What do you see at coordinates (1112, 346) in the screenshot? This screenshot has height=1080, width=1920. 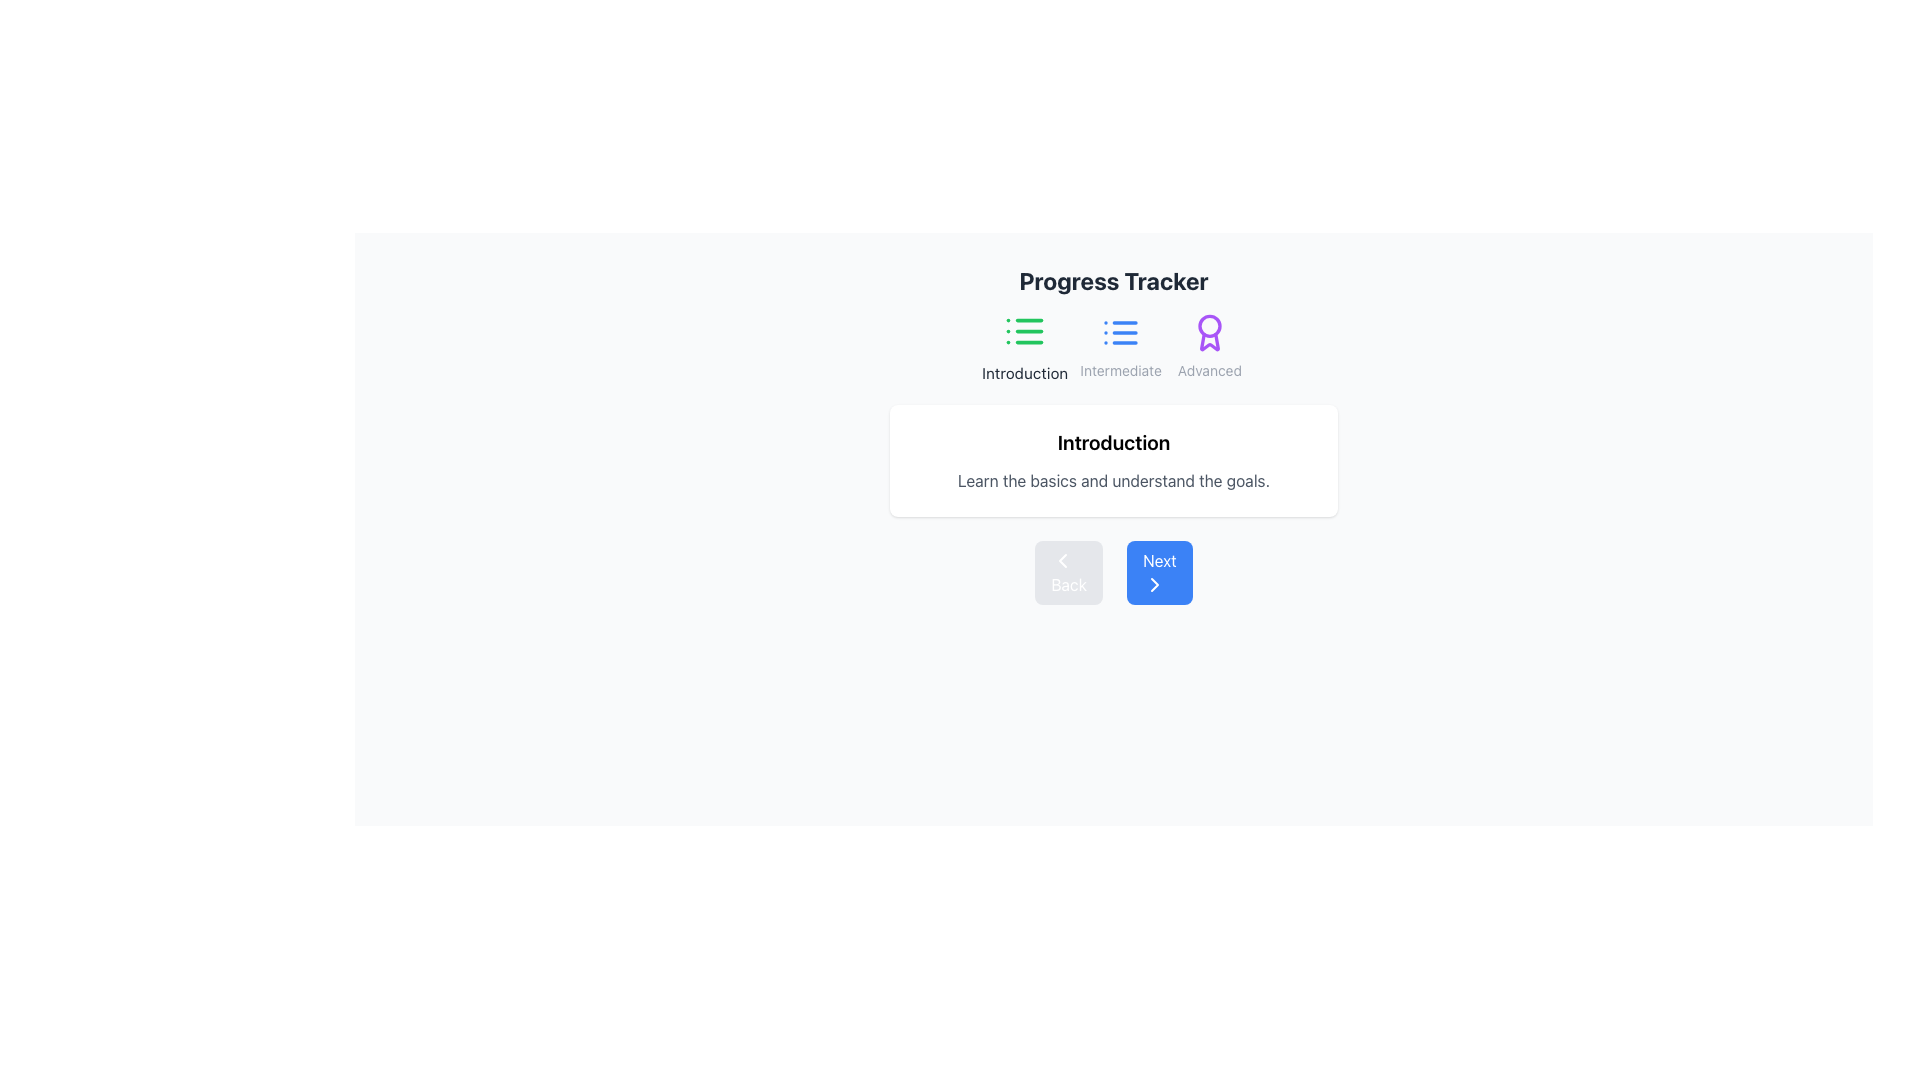 I see `the specific sections of the Progress Tracker` at bounding box center [1112, 346].